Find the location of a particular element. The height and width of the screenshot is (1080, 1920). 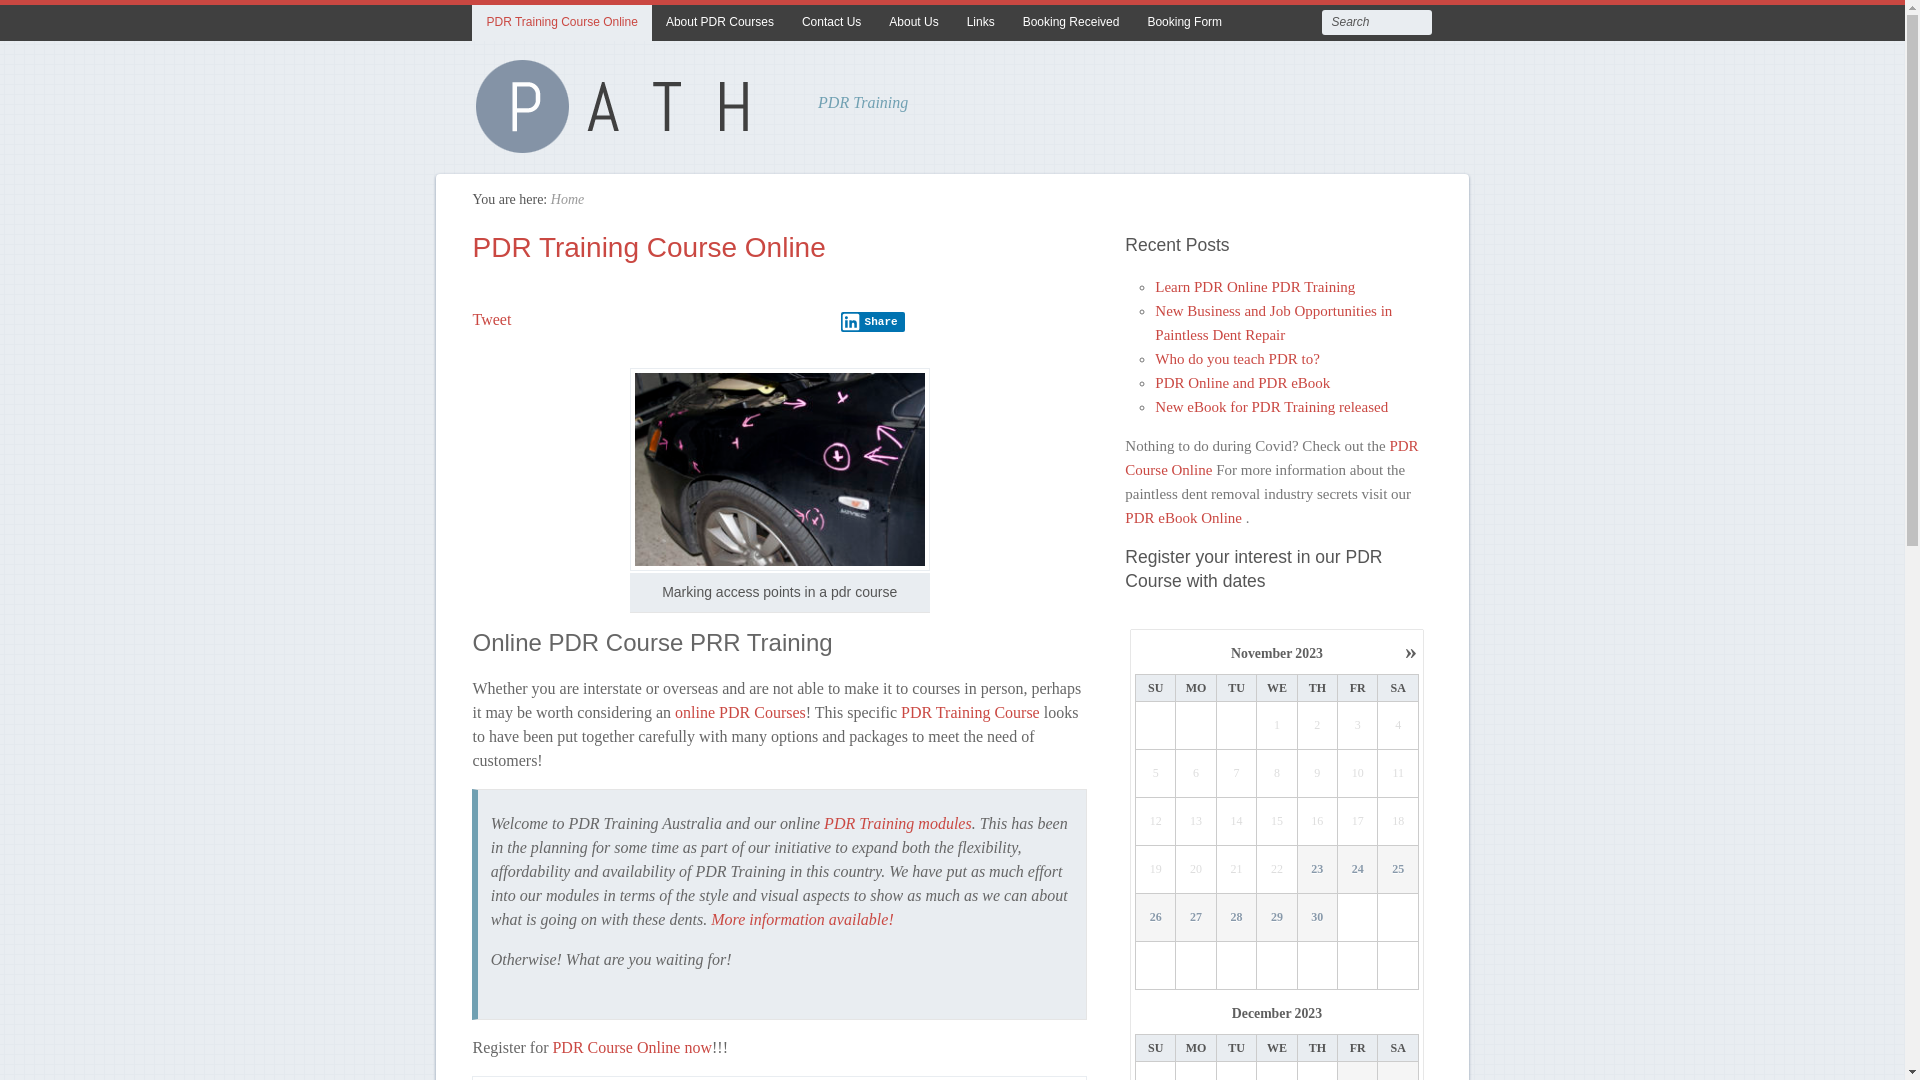

'24' is located at coordinates (1338, 868).